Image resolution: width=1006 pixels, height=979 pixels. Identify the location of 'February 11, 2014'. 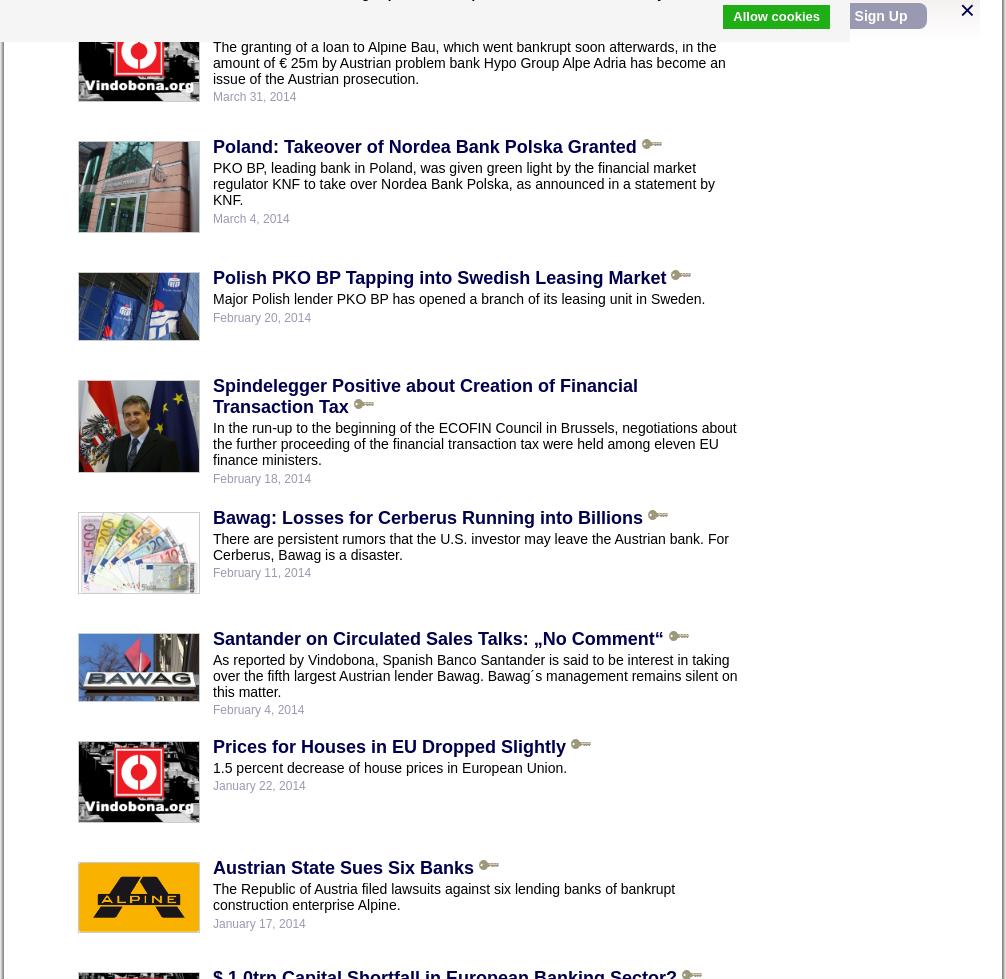
(260, 572).